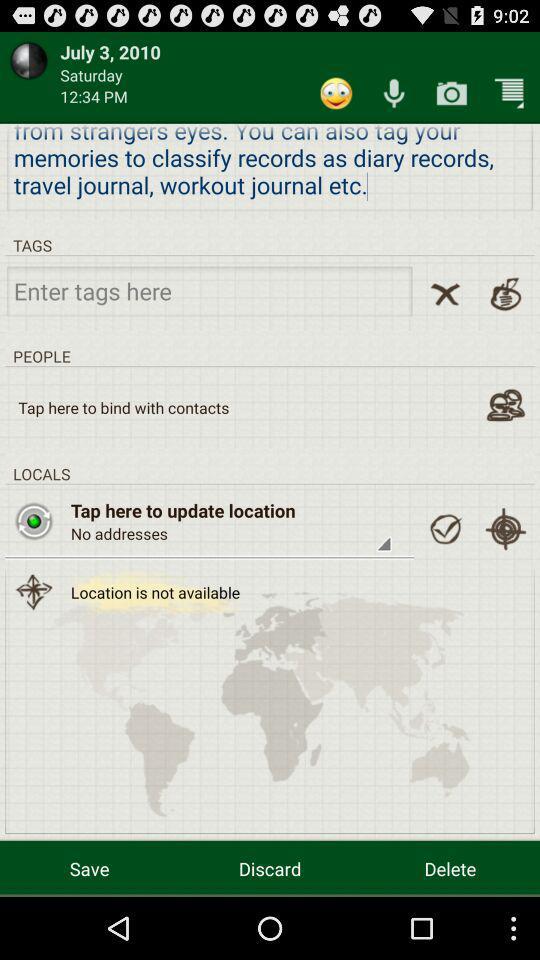 The width and height of the screenshot is (540, 960). Describe the element at coordinates (270, 867) in the screenshot. I see `the discard item` at that location.